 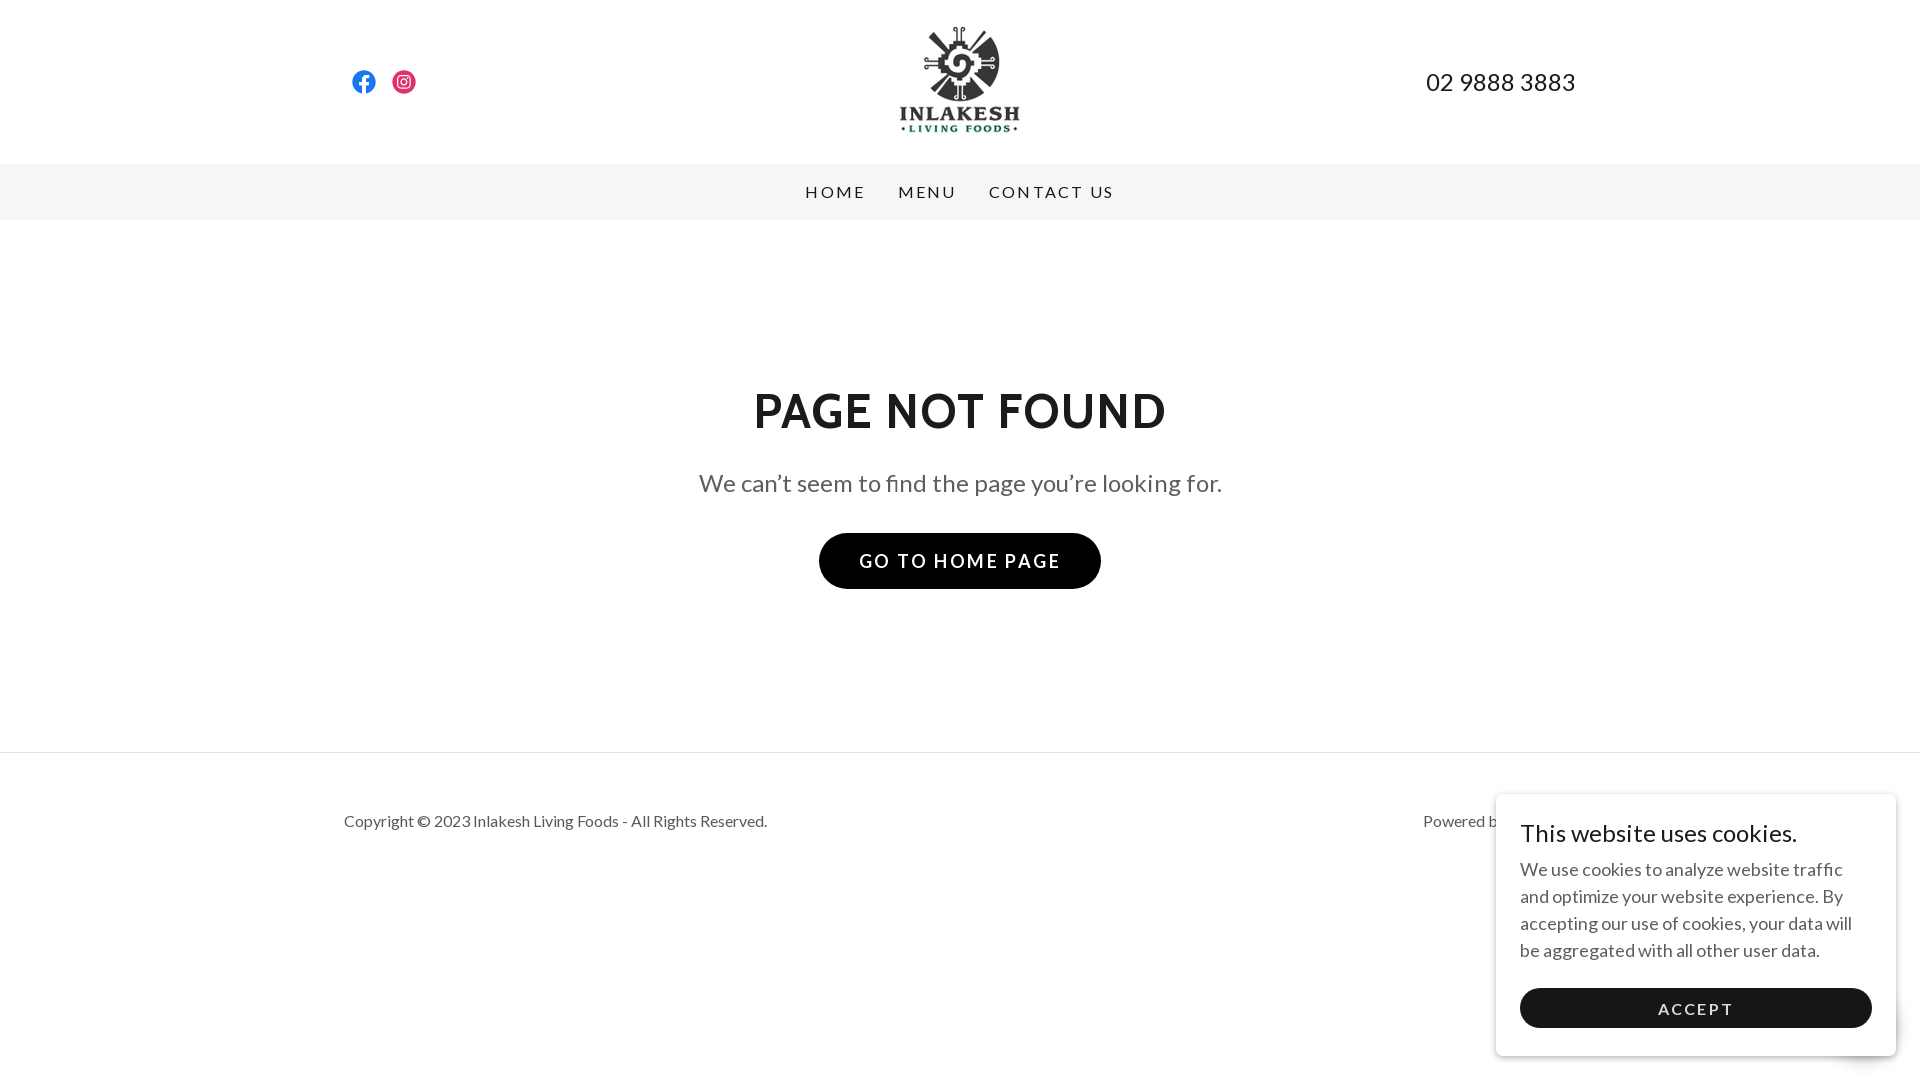 I want to click on '02 9888 3883', so click(x=1501, y=80).